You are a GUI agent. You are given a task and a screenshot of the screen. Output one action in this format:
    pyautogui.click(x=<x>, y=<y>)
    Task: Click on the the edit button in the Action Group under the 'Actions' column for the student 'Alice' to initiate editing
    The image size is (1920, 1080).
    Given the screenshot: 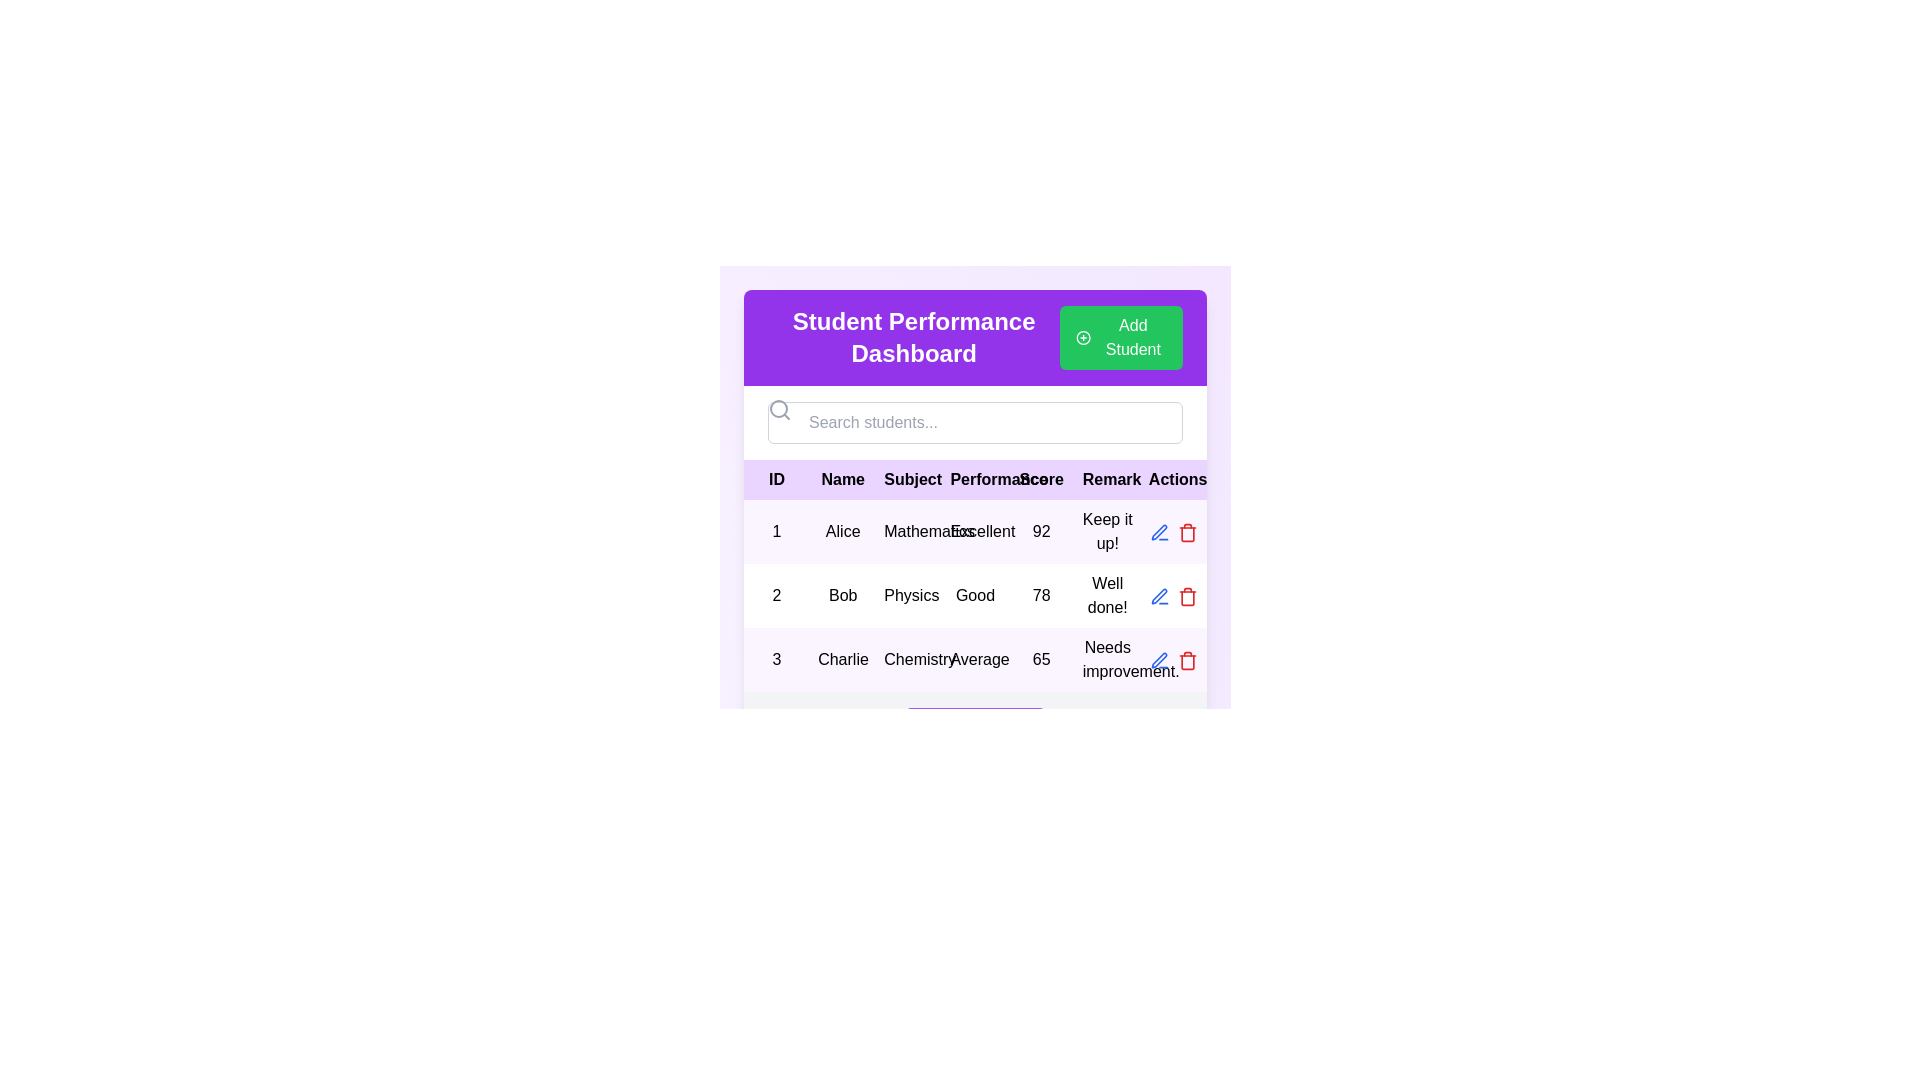 What is the action you would take?
    pyautogui.click(x=1173, y=531)
    